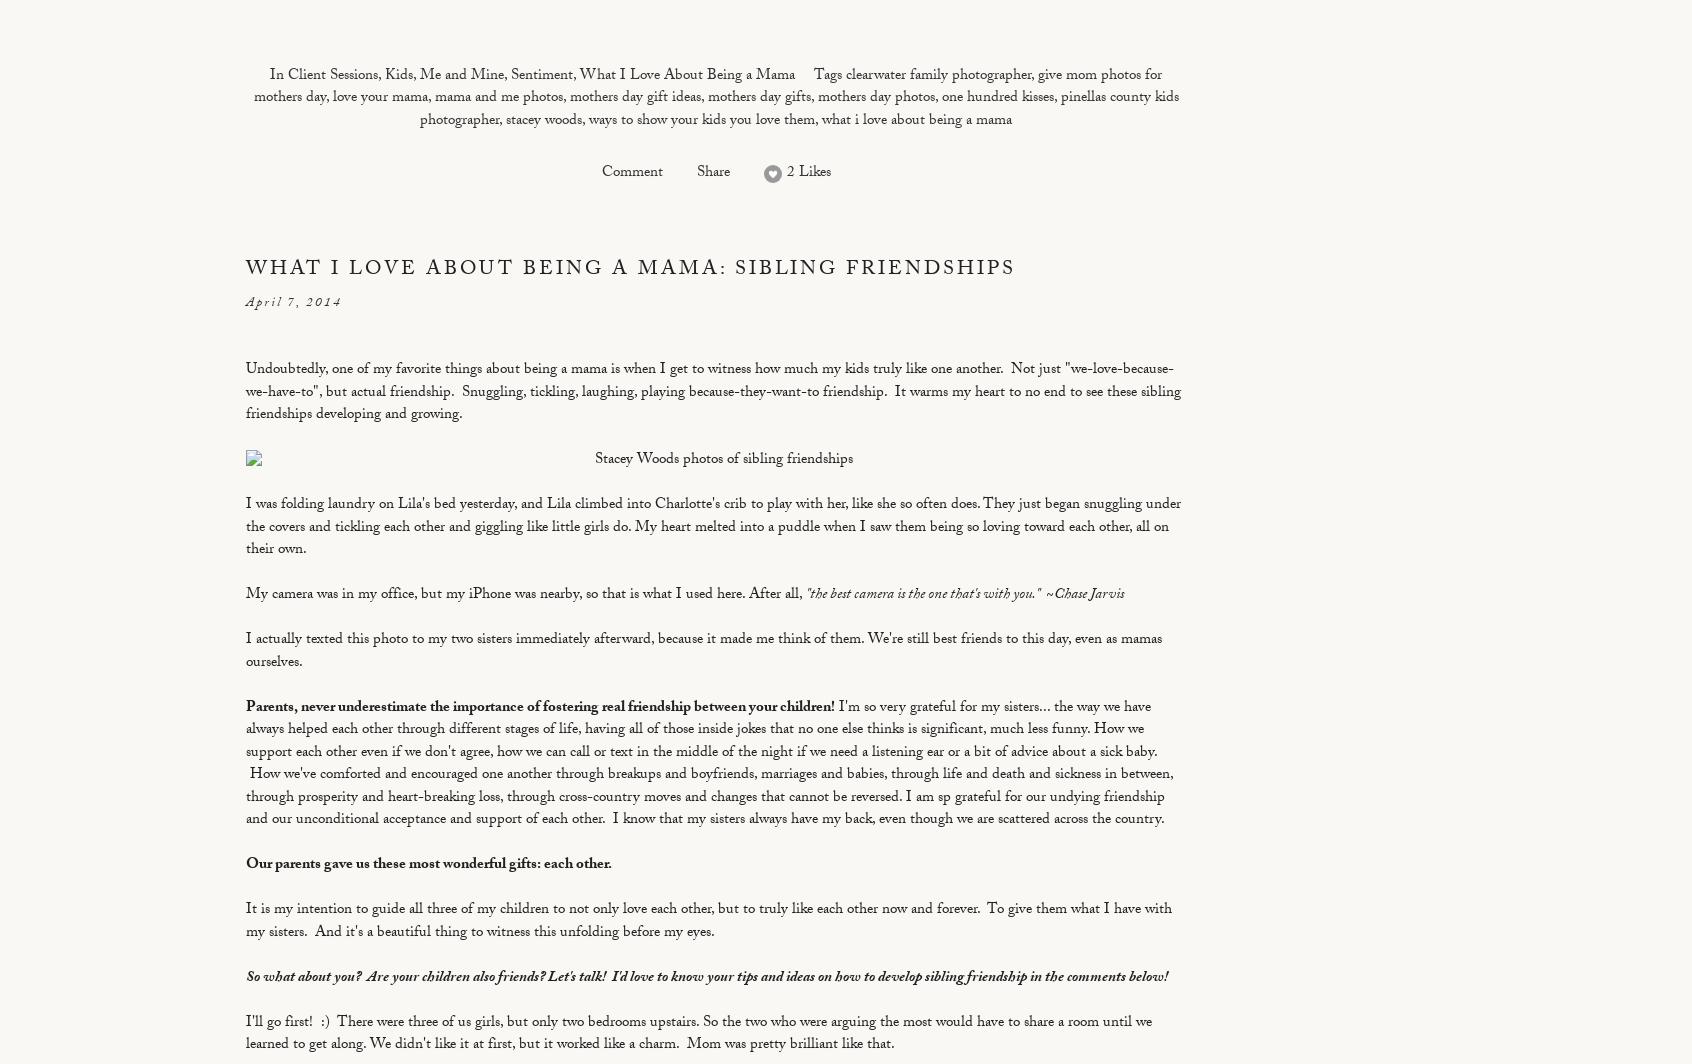 The height and width of the screenshot is (1064, 1692). Describe the element at coordinates (427, 865) in the screenshot. I see `'Our parents gave us these most wonderful gifts: each other.'` at that location.